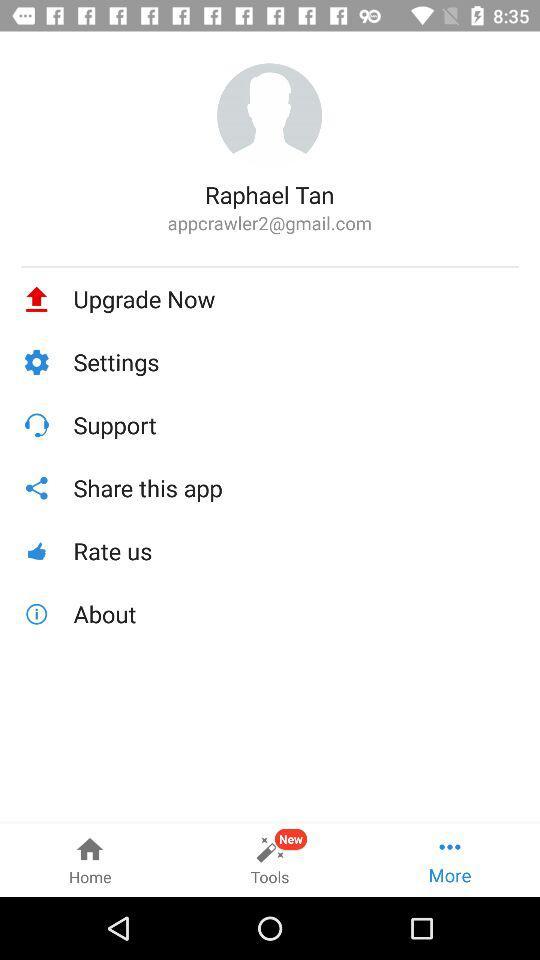 Image resolution: width=540 pixels, height=960 pixels. I want to click on the rate us icon, so click(295, 551).